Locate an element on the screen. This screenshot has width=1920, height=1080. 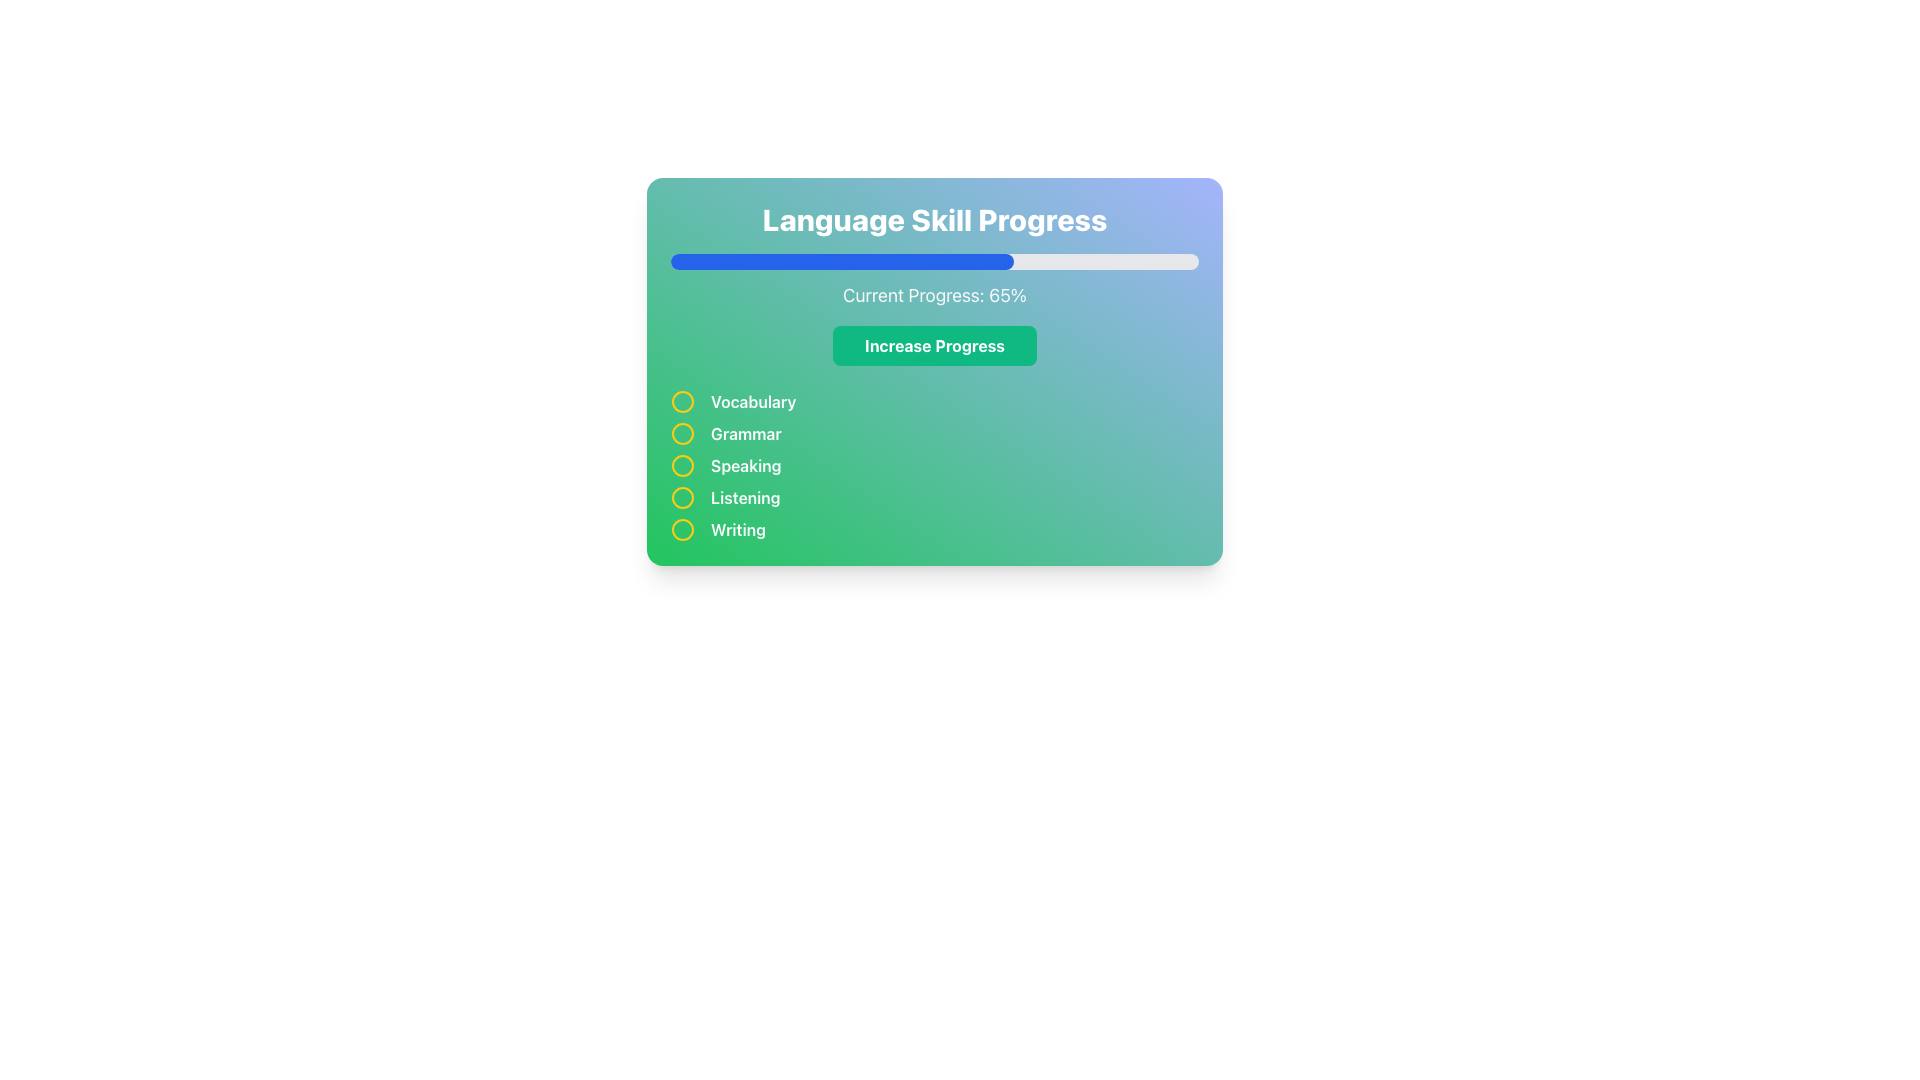
the button that increases the progress value of the related activity or skill set, located directly underneath the text 'Current Progress: 65%' is located at coordinates (934, 345).